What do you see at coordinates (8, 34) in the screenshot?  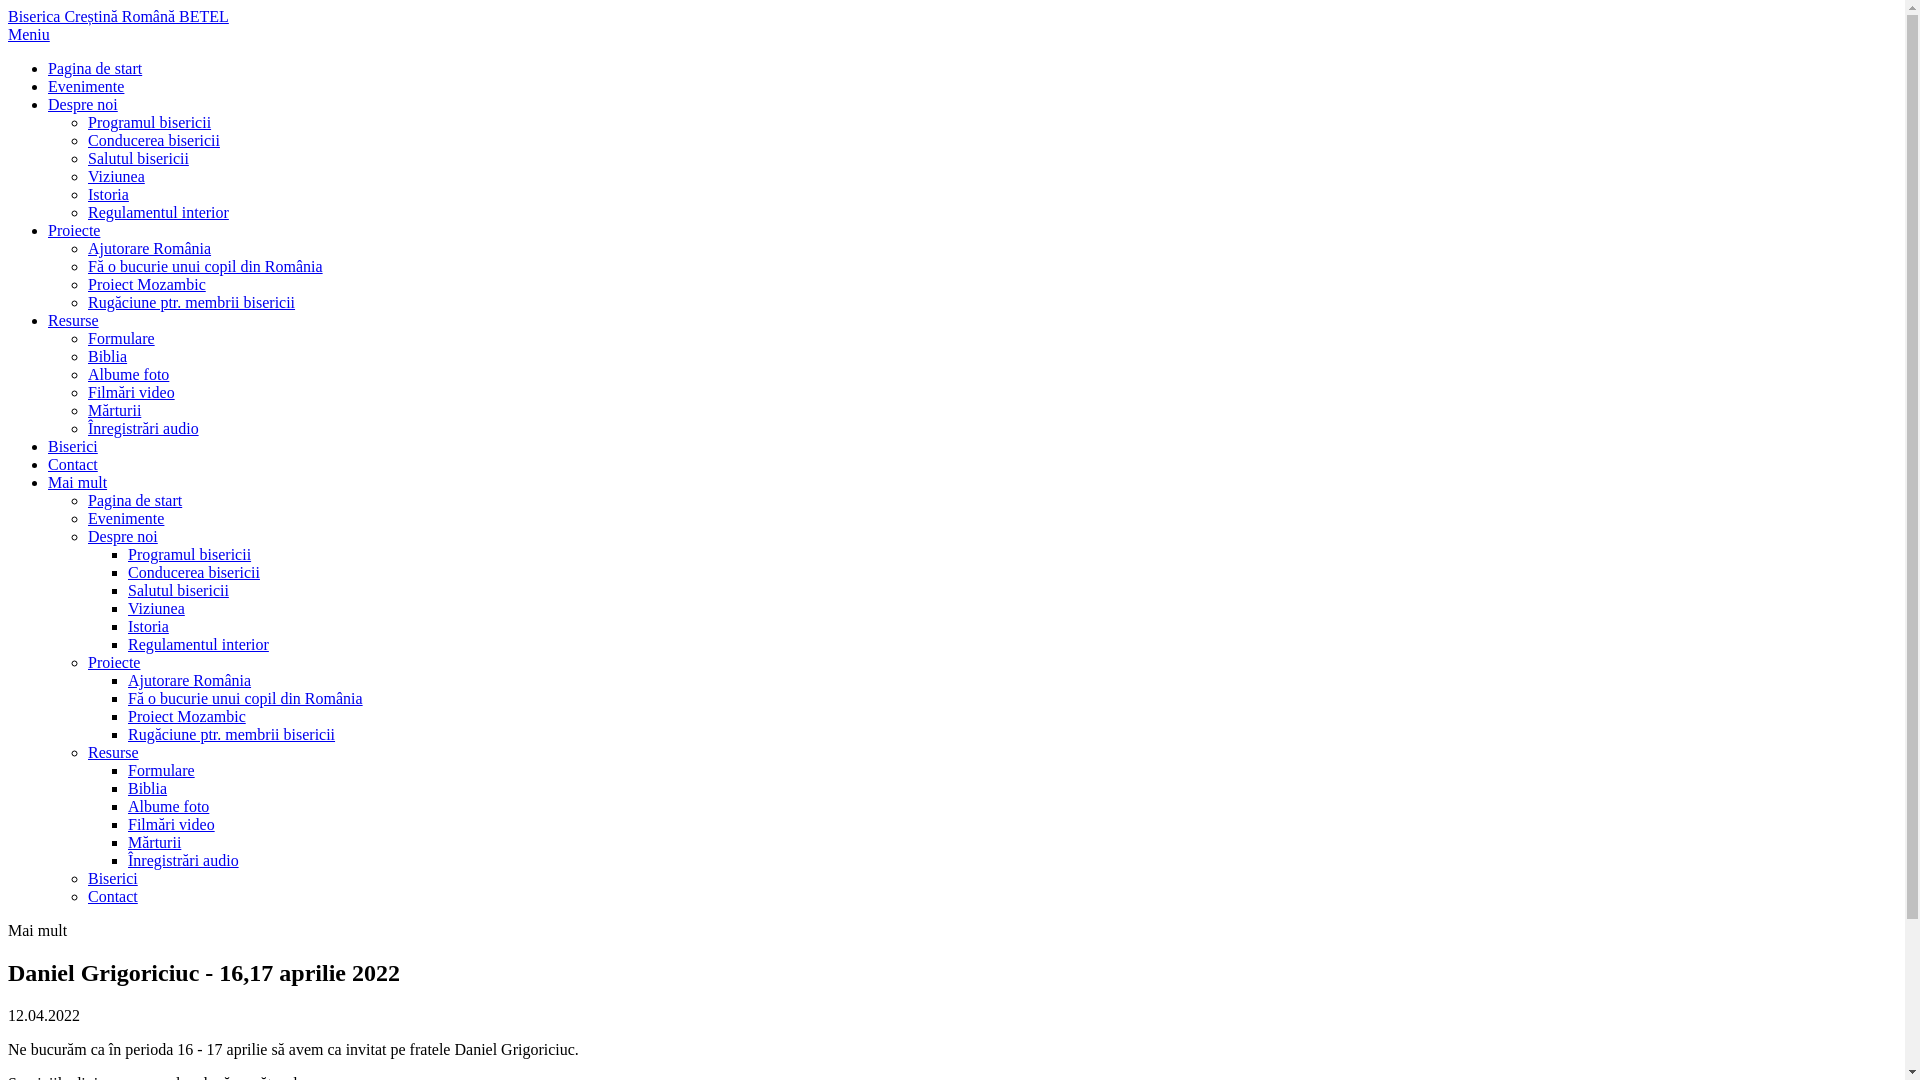 I see `'Meniu'` at bounding box center [8, 34].